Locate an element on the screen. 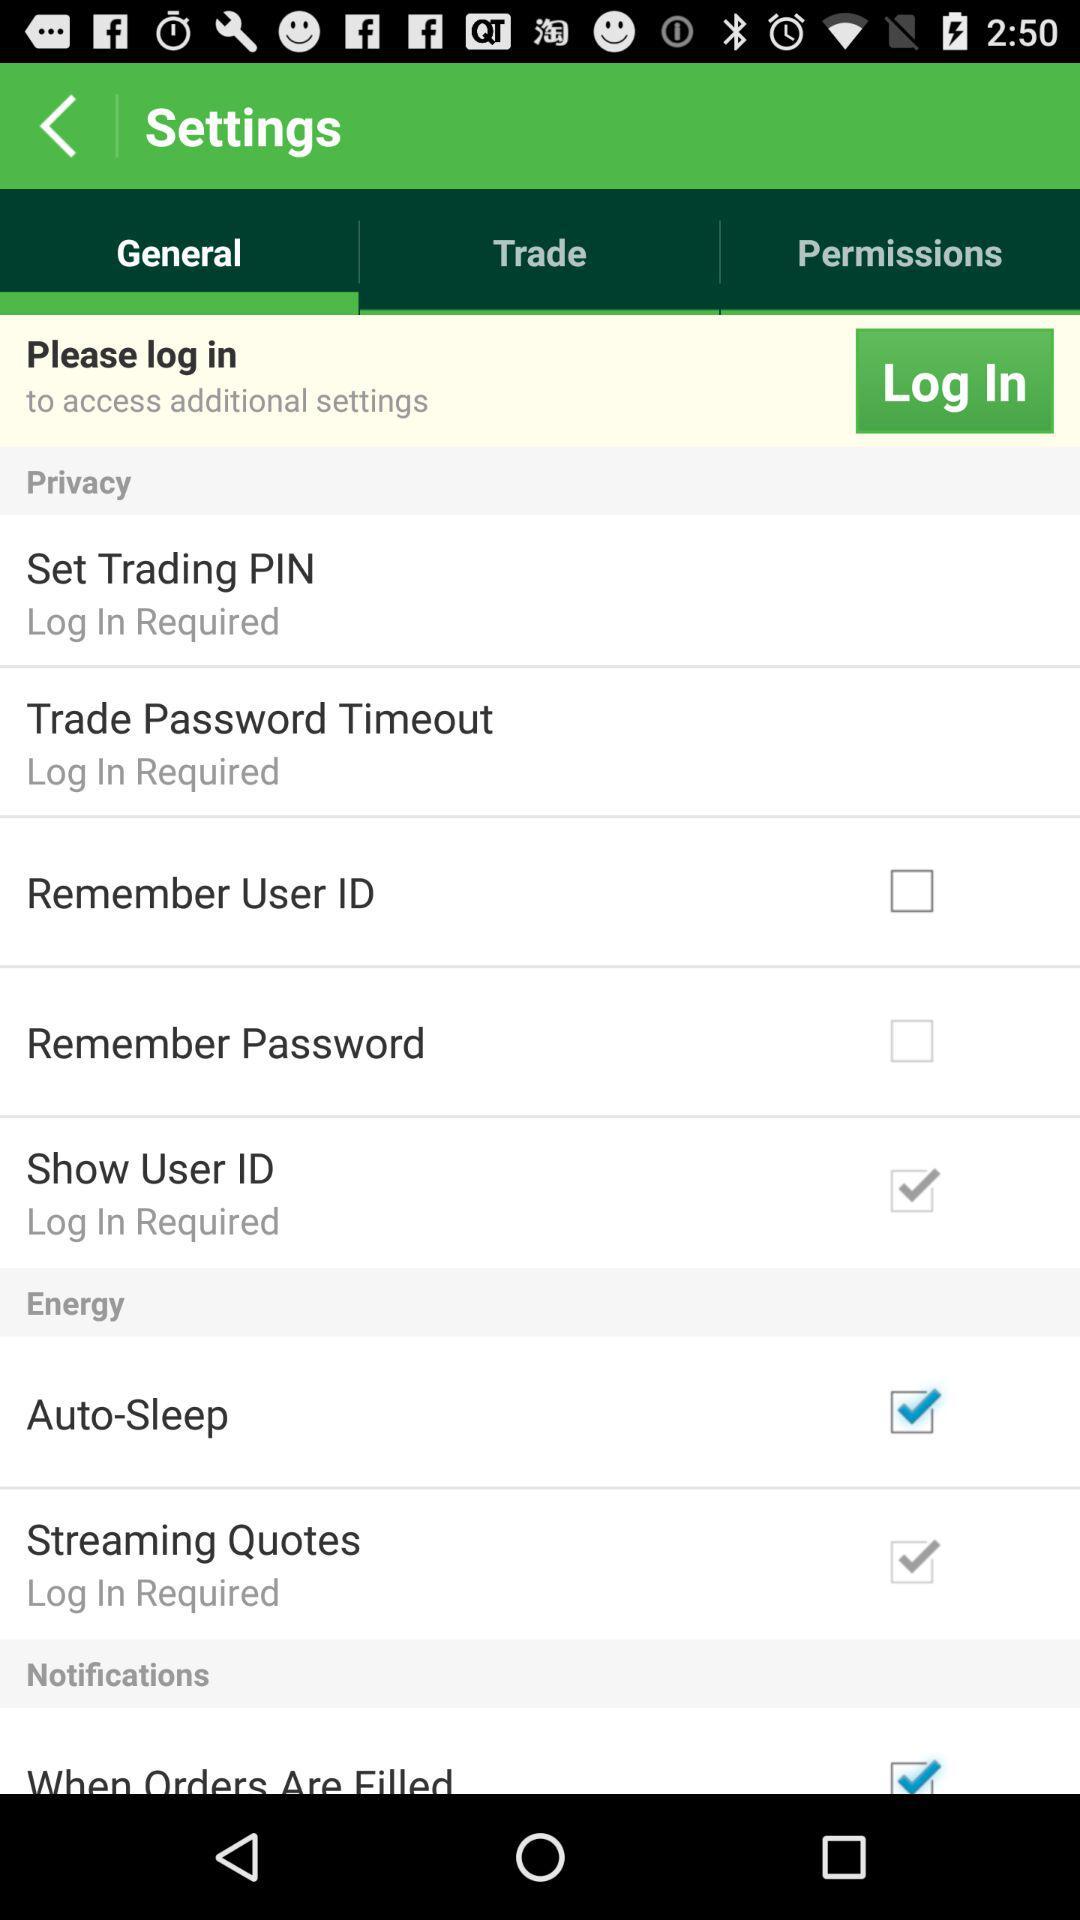  permissions is located at coordinates (900, 251).